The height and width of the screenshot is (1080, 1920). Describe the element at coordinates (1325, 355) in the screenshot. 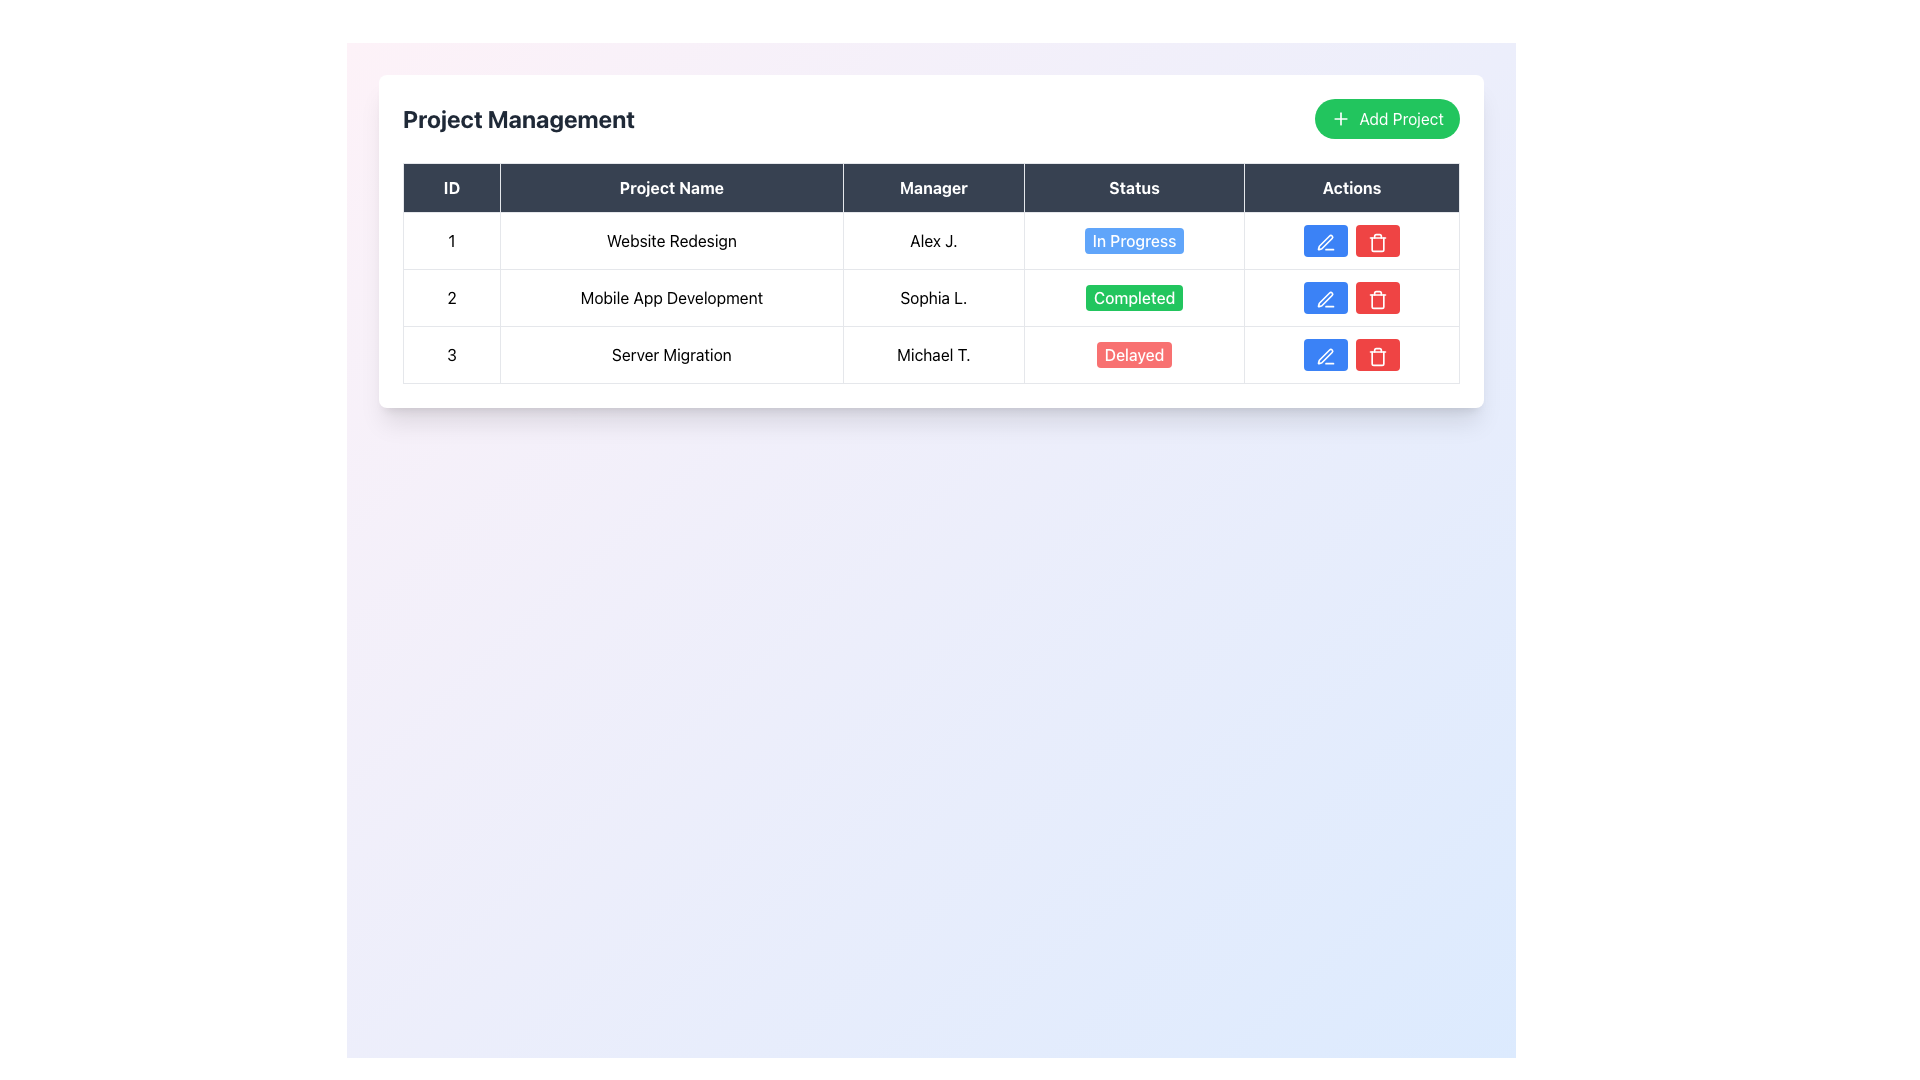

I see `the pen icon button located in the 'Actions' column of the third row of the table to initiate the edit process for the associated project row` at that location.